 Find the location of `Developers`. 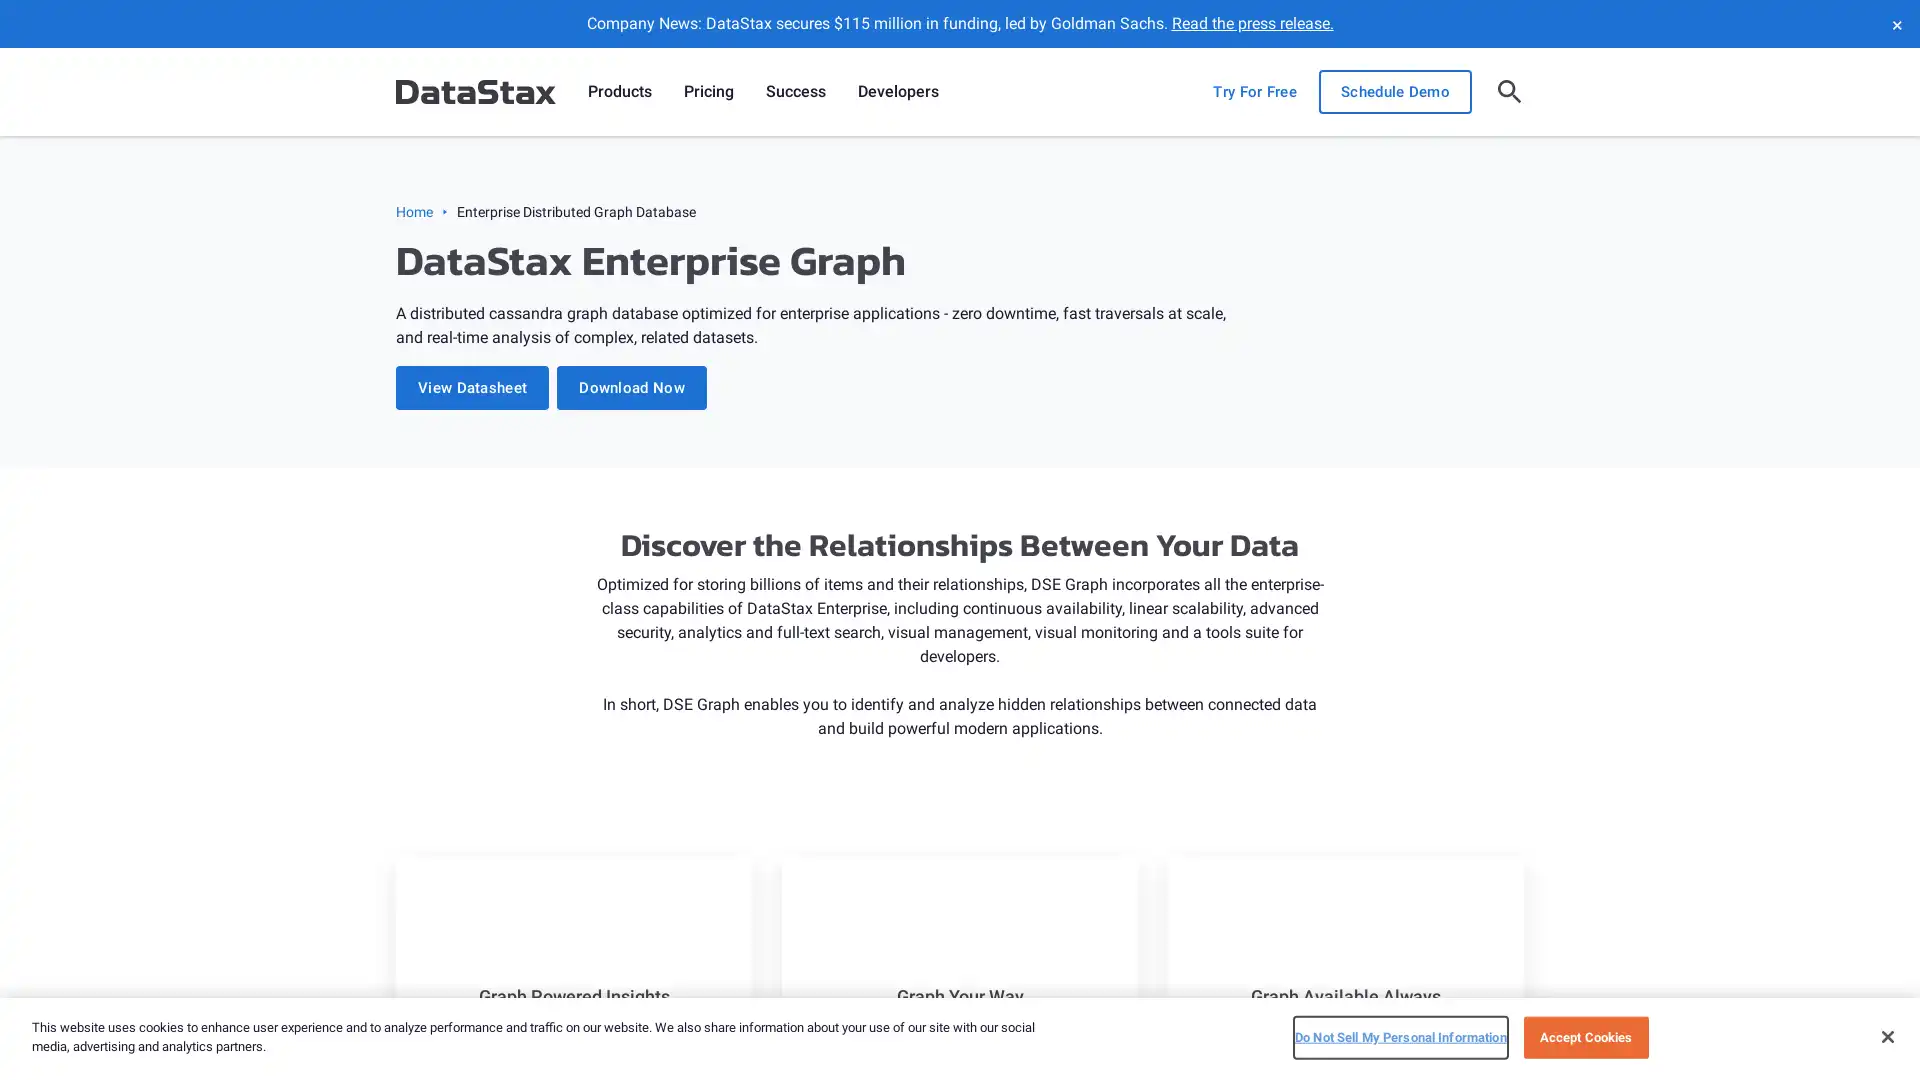

Developers is located at coordinates (897, 92).